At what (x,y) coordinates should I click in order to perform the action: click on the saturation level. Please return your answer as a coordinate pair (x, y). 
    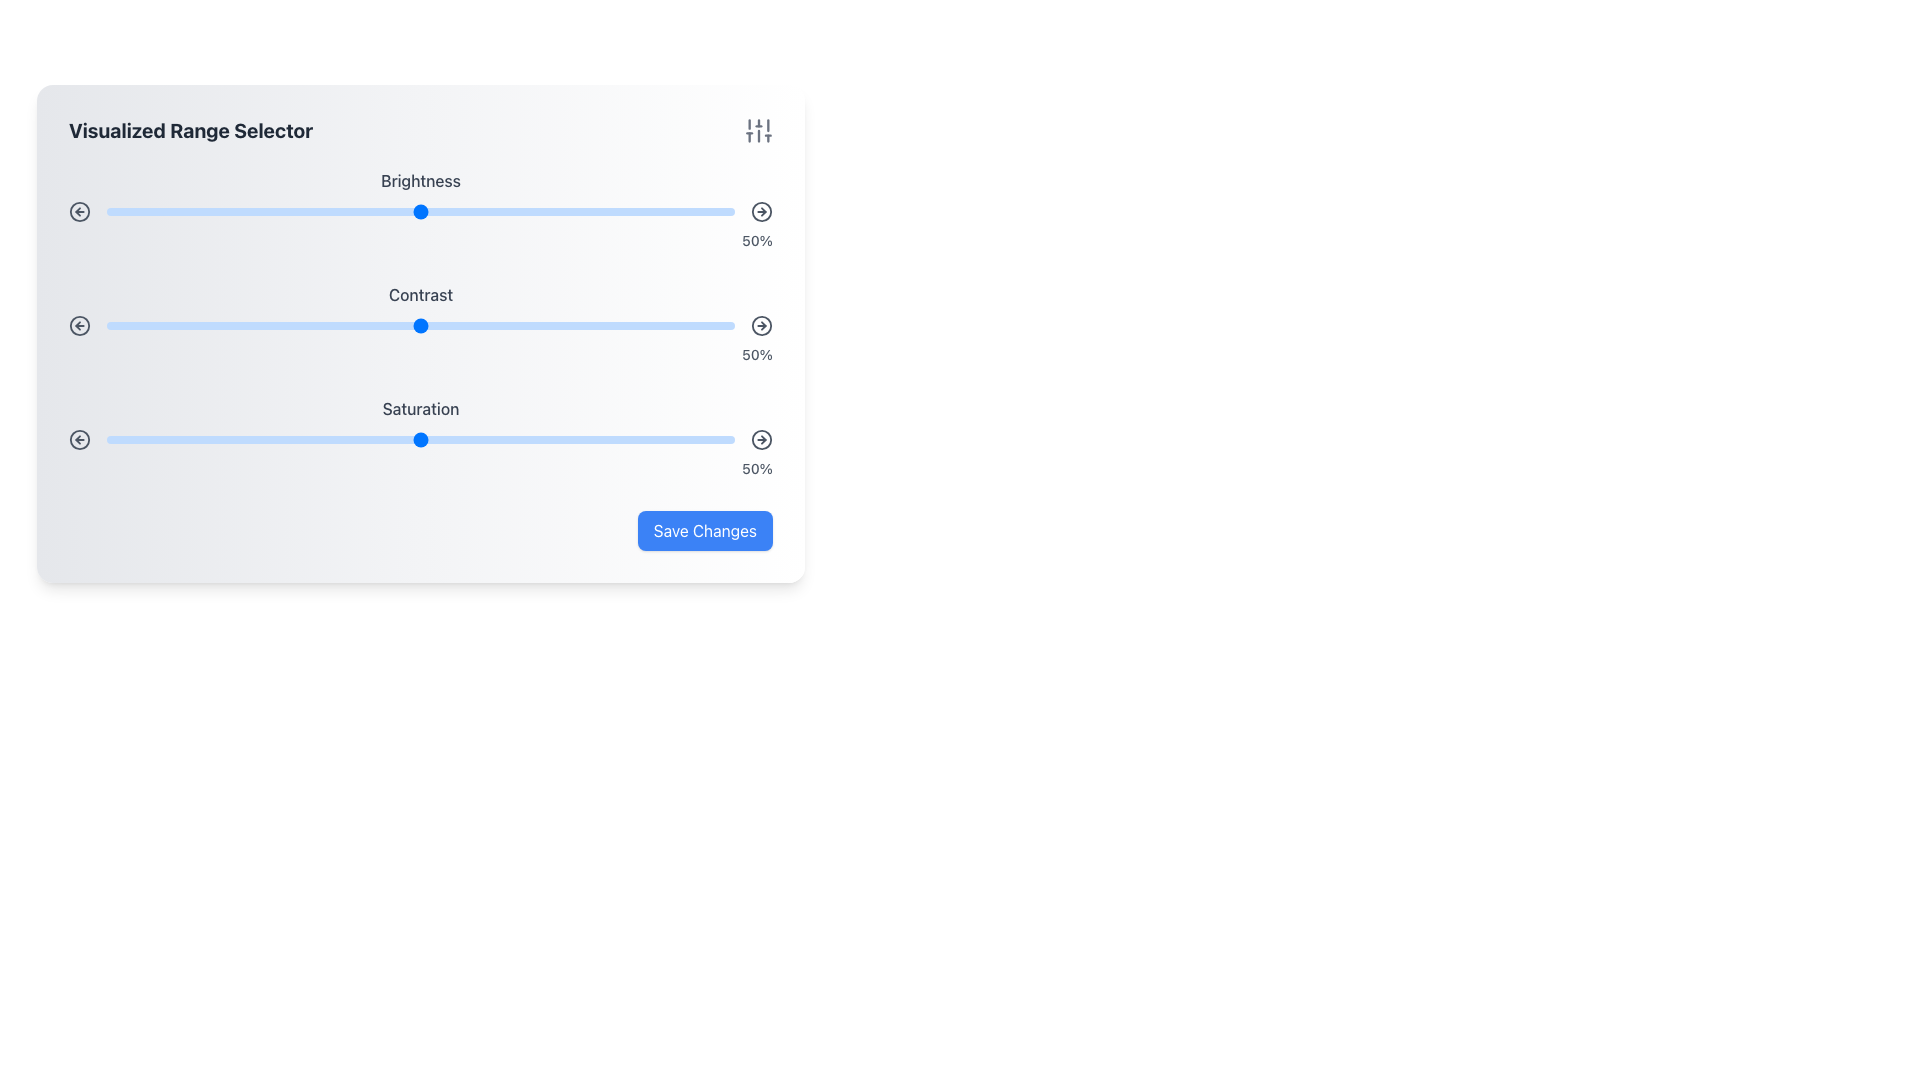
    Looking at the image, I should click on (345, 438).